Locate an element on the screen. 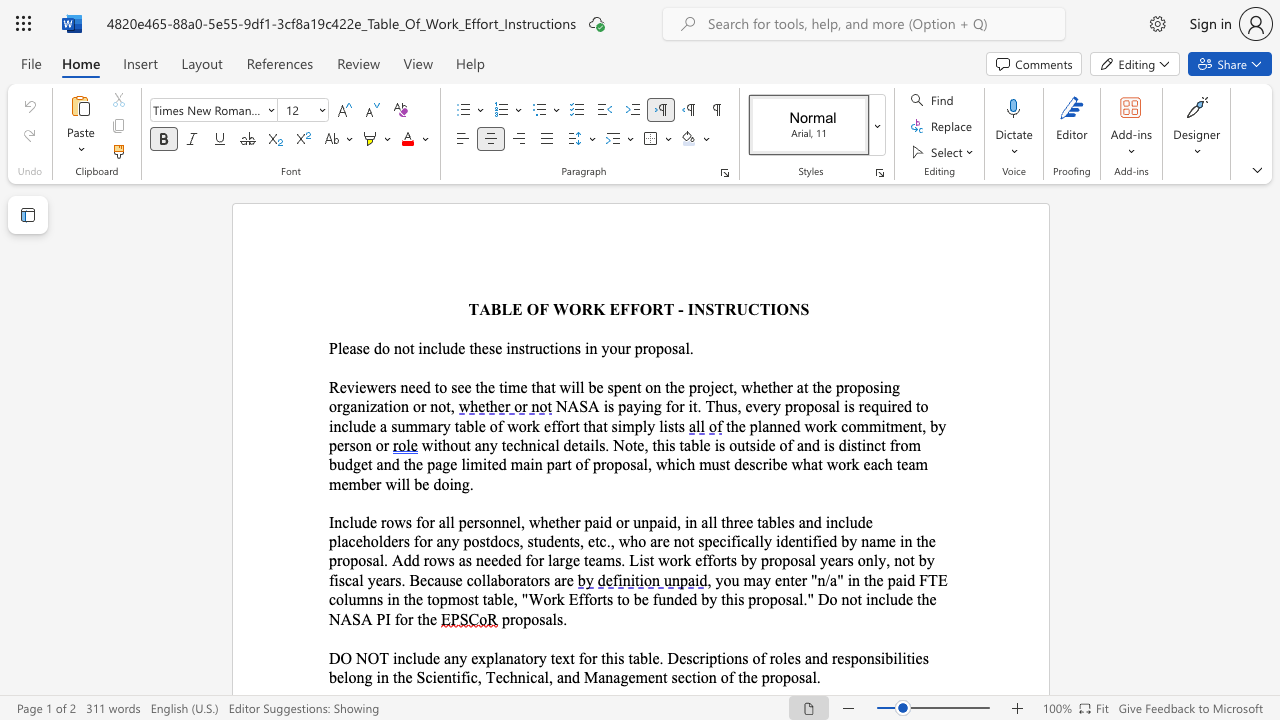  the subset text "ether at t" within the text "Reviewers need to see the time that will be spent on the project, whether at the proposing organization or not," is located at coordinates (759, 387).